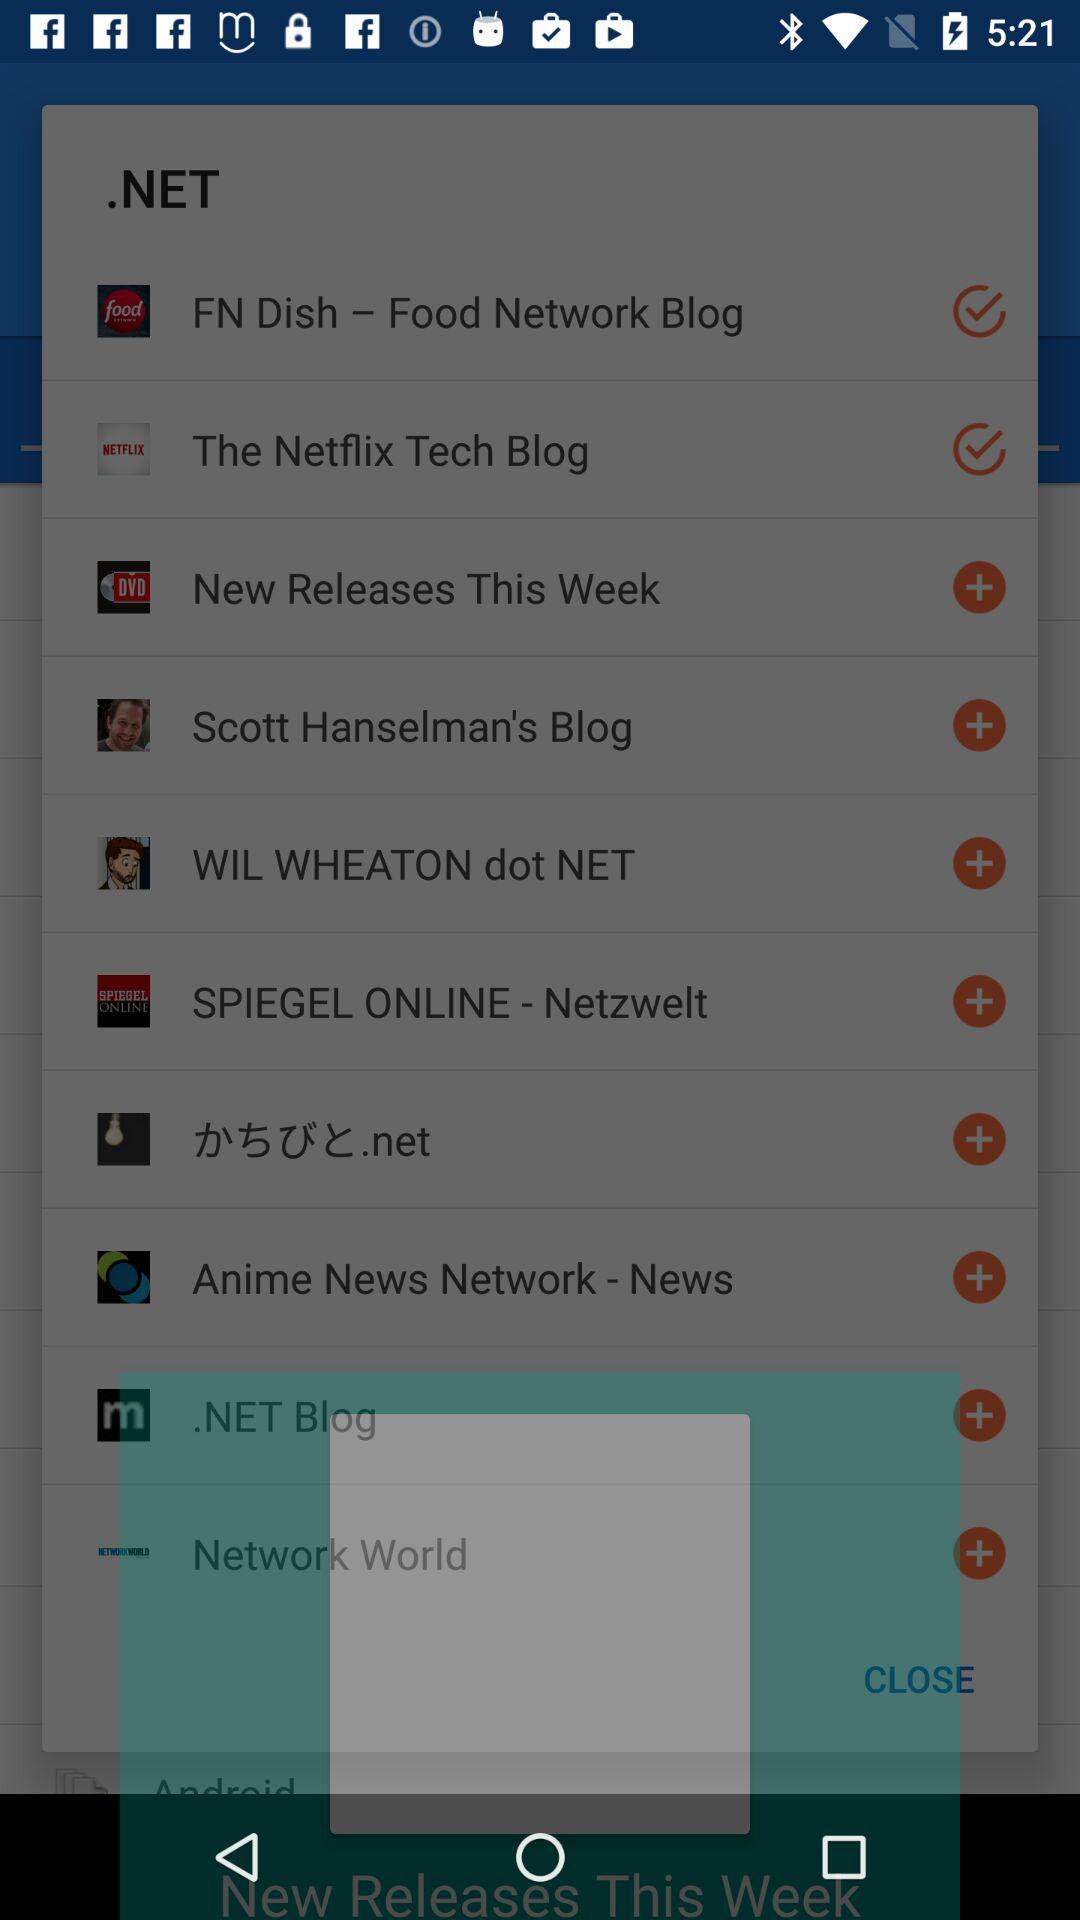  What do you see at coordinates (978, 1414) in the screenshot?
I see `open the article` at bounding box center [978, 1414].